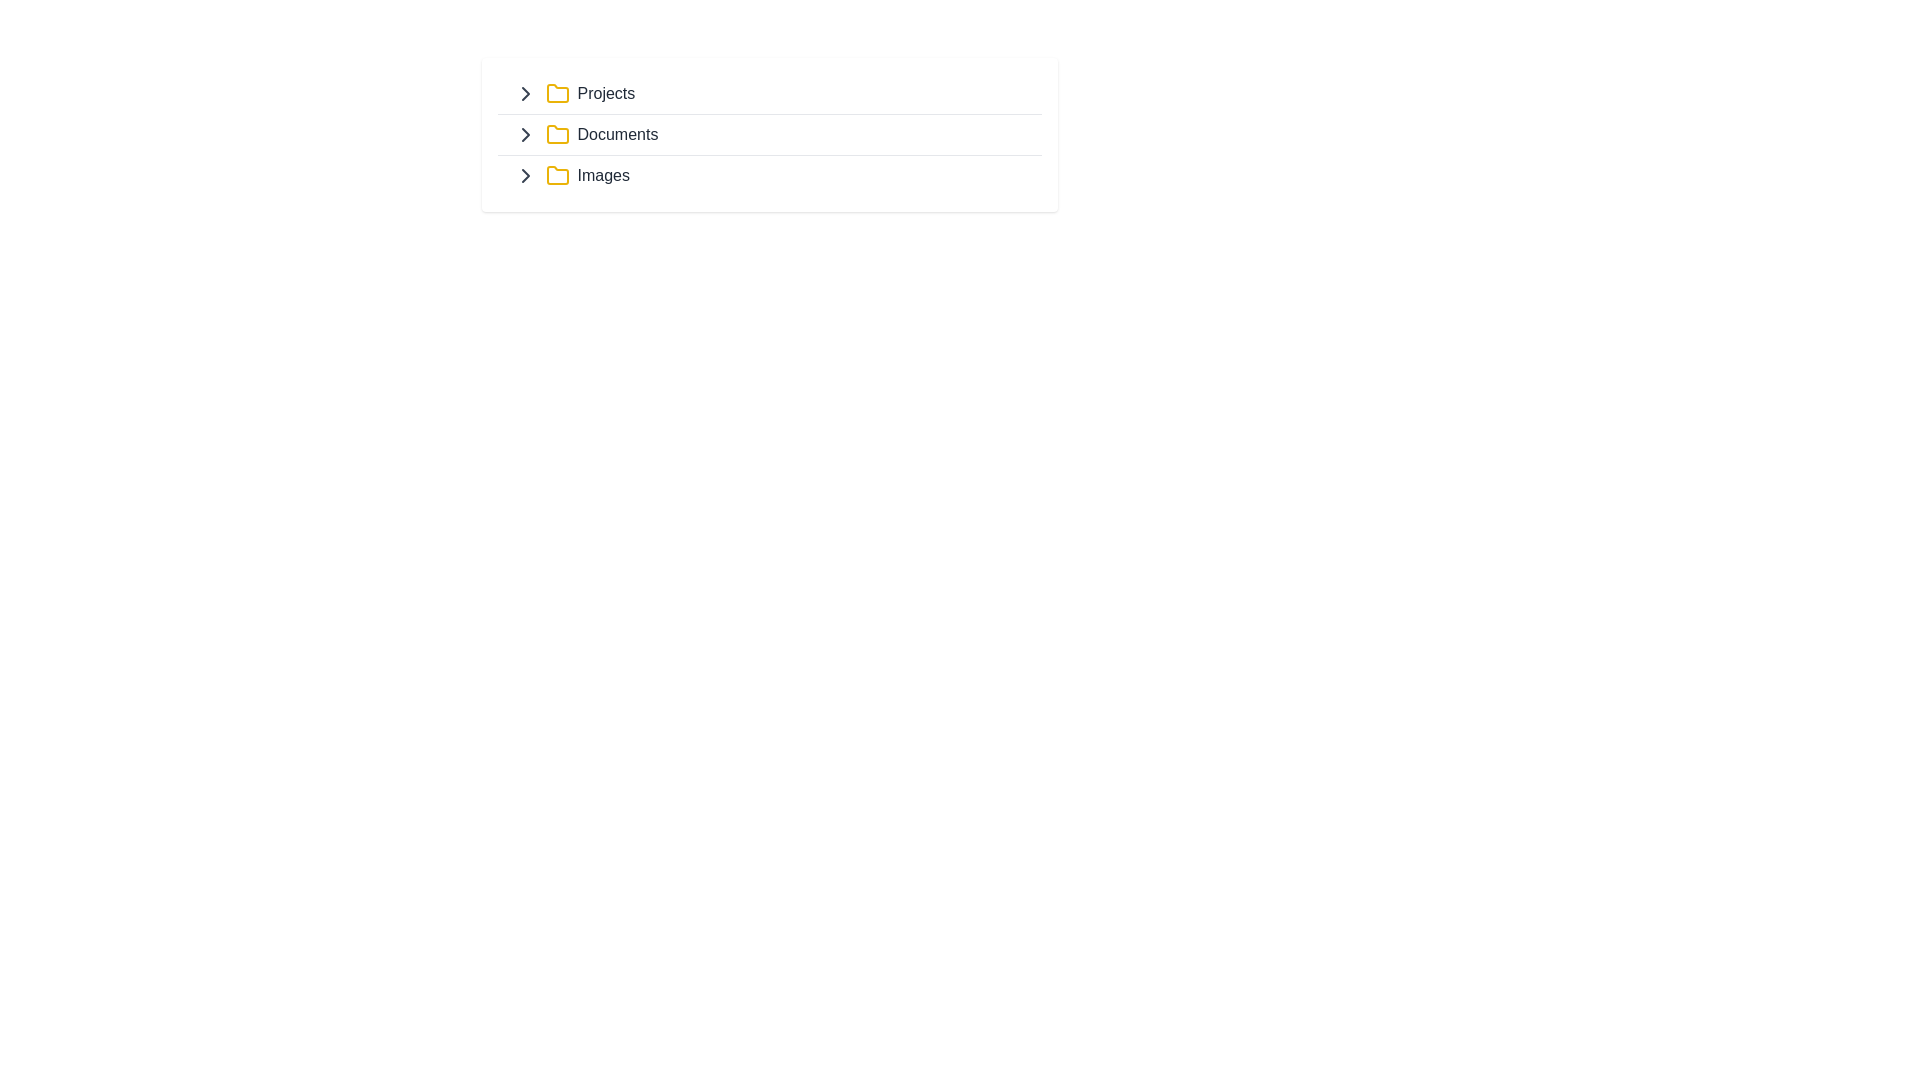 The width and height of the screenshot is (1920, 1080). I want to click on the clickable list item labeled 'Images' which is the third row in a vertical list, following 'Projects' and 'Documents', so click(768, 175).